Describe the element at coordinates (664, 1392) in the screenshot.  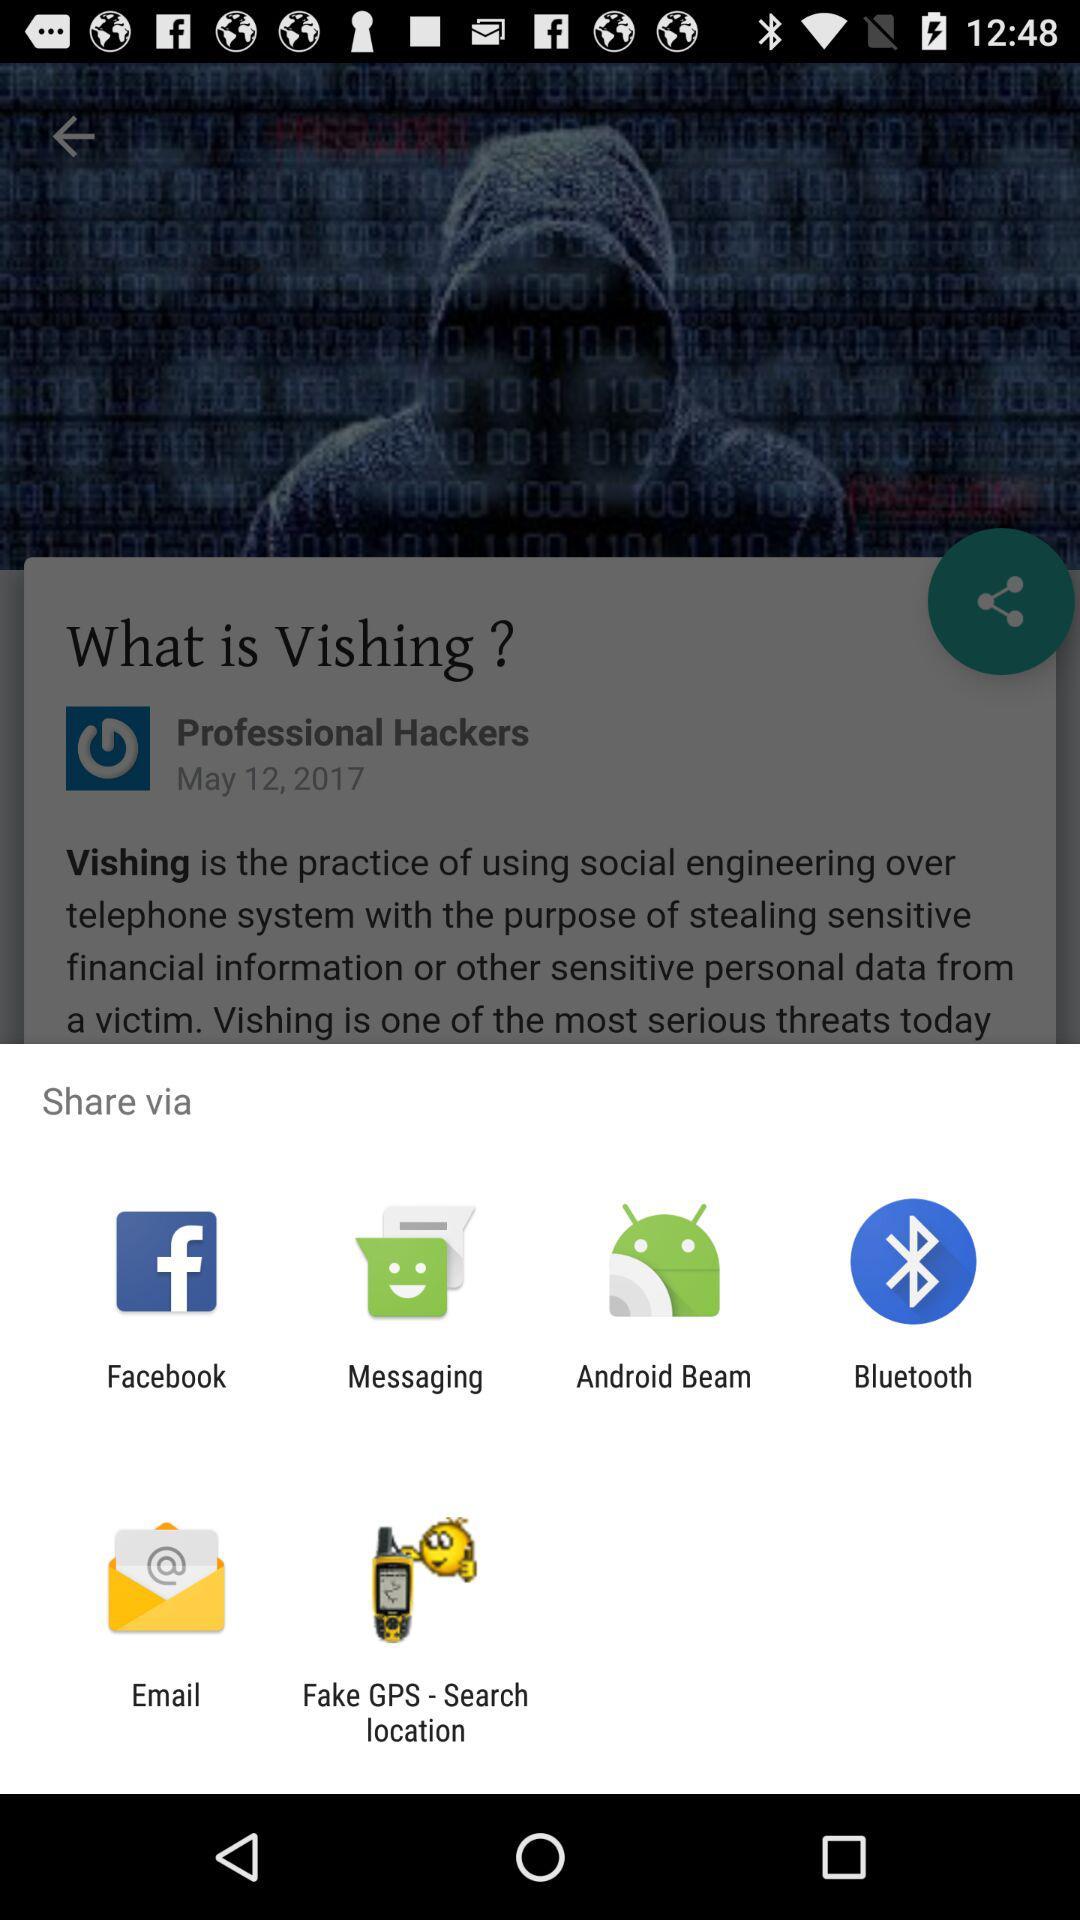
I see `app to the right of the messaging icon` at that location.